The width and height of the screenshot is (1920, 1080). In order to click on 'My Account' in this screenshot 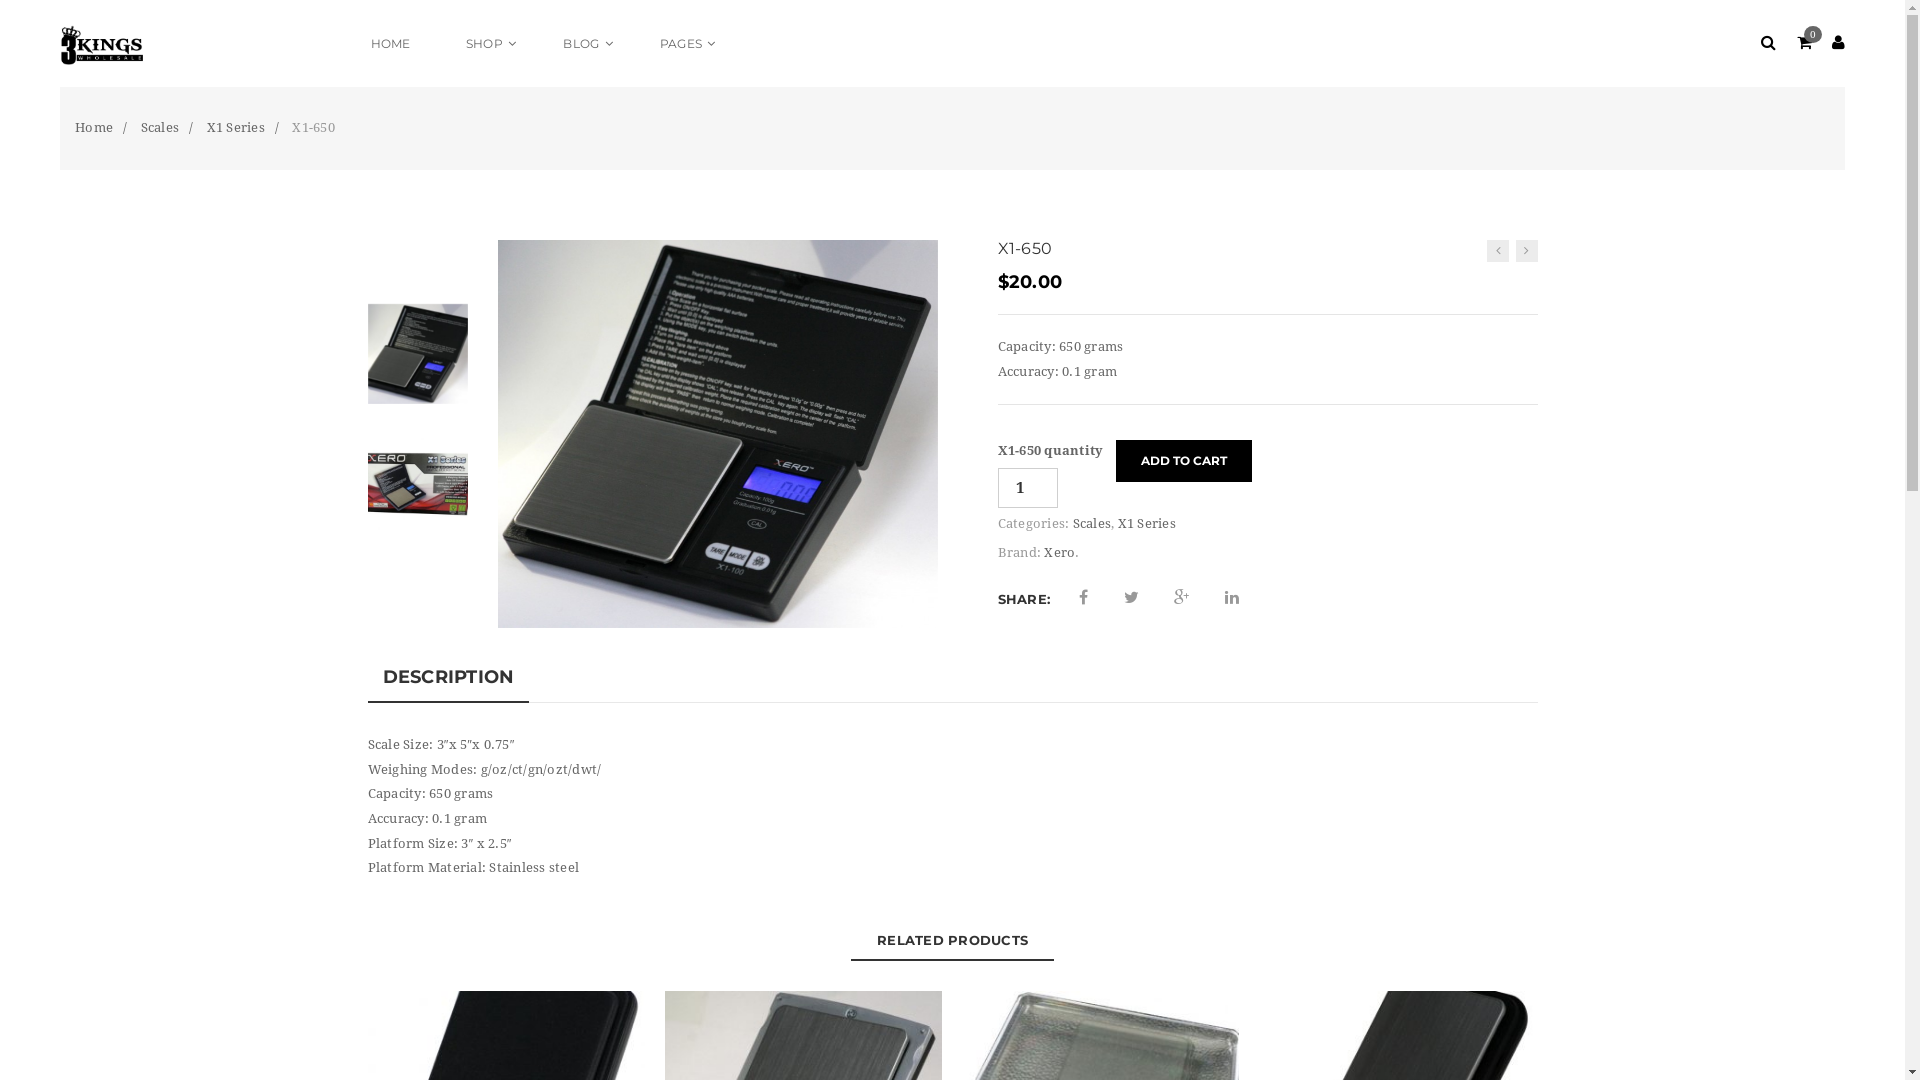, I will do `click(1838, 43)`.